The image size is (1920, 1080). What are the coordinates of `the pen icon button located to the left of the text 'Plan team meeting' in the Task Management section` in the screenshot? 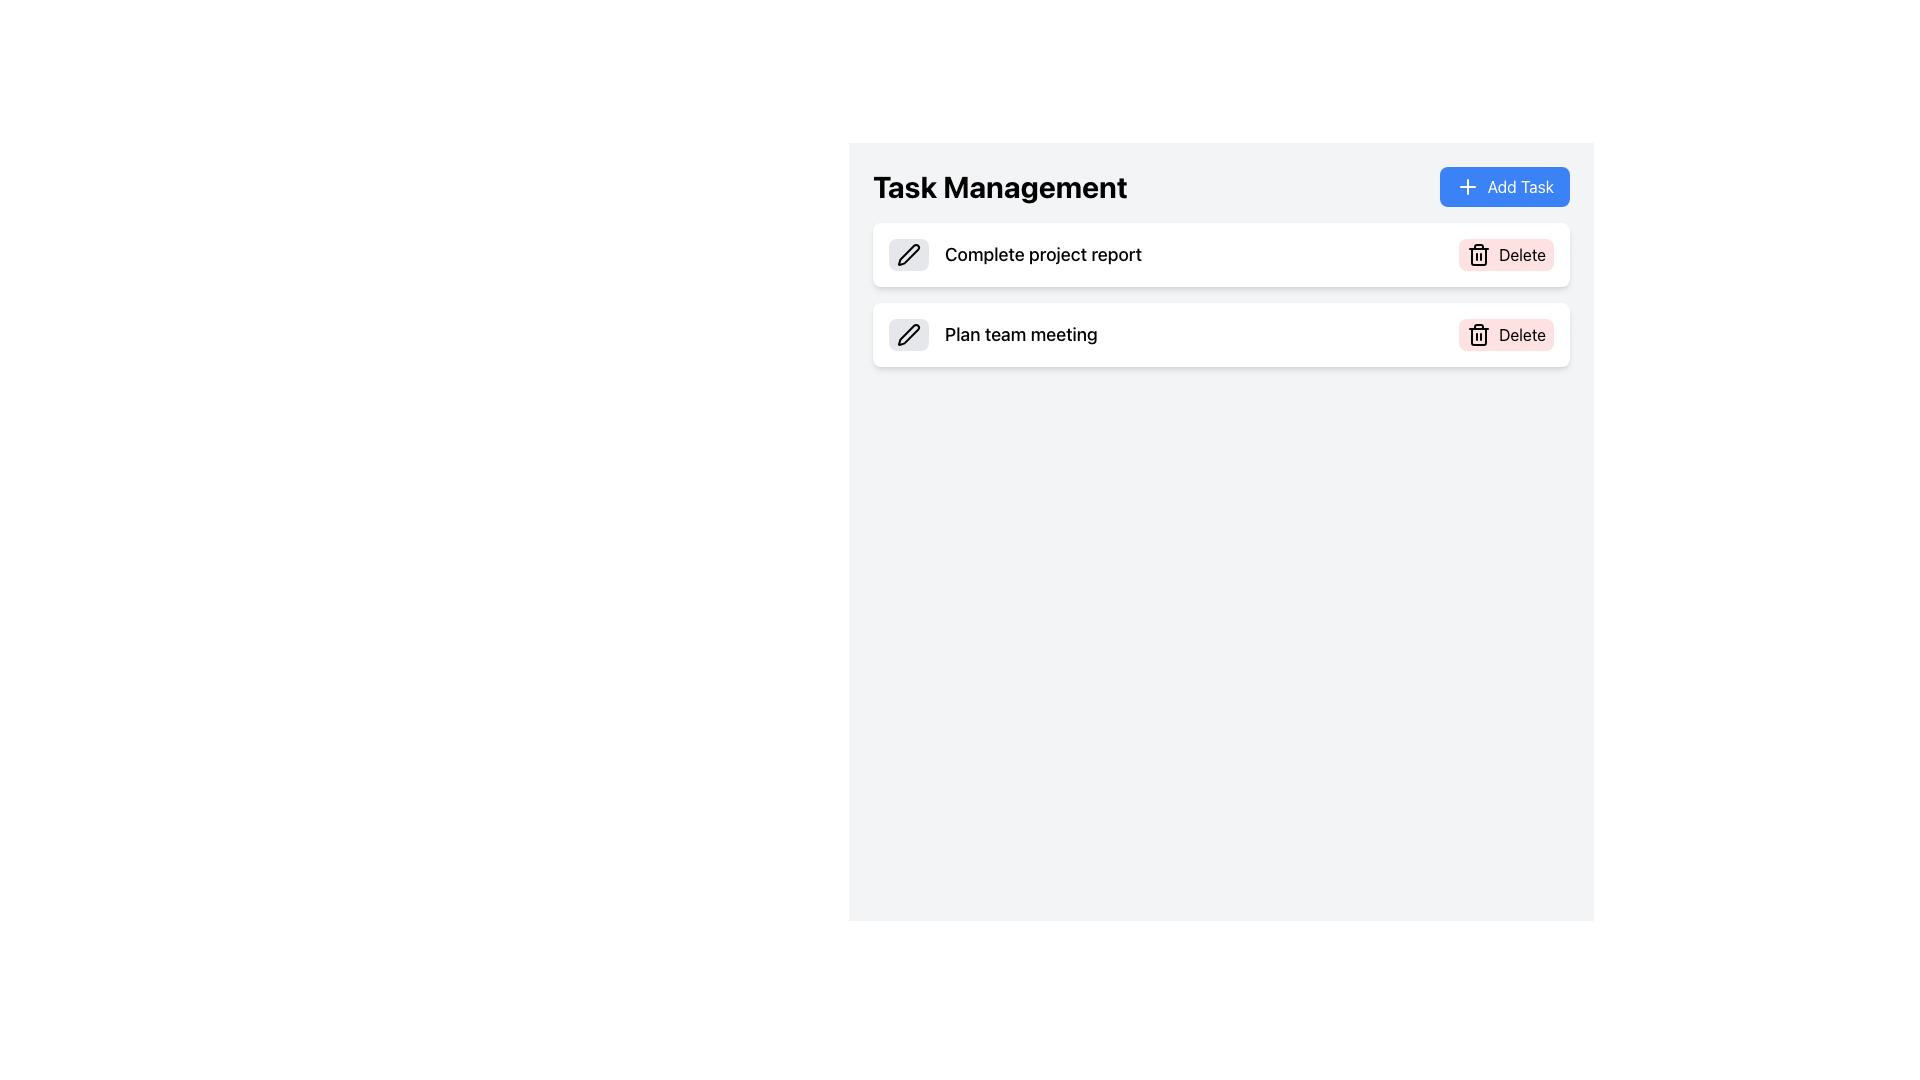 It's located at (907, 334).